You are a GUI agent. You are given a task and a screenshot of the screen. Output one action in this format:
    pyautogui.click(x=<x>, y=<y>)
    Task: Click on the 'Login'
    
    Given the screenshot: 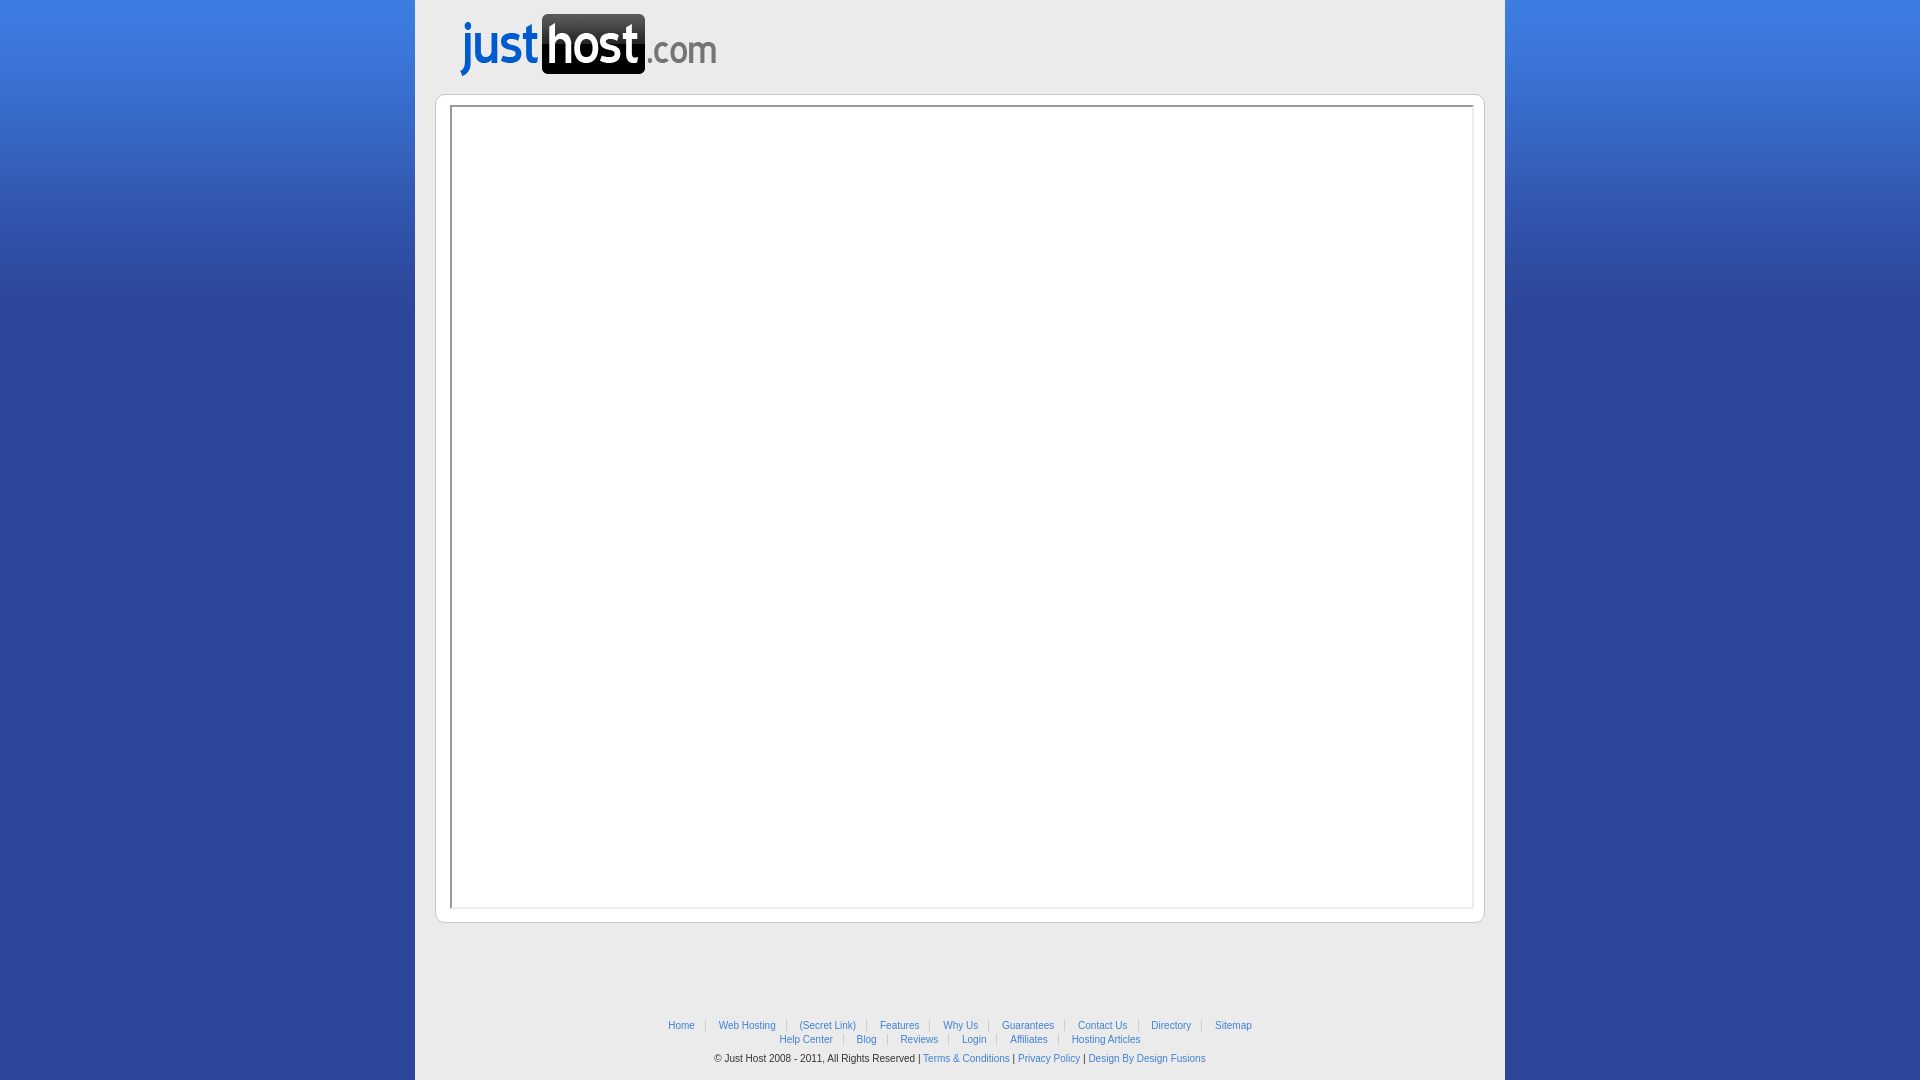 What is the action you would take?
    pyautogui.click(x=961, y=1038)
    